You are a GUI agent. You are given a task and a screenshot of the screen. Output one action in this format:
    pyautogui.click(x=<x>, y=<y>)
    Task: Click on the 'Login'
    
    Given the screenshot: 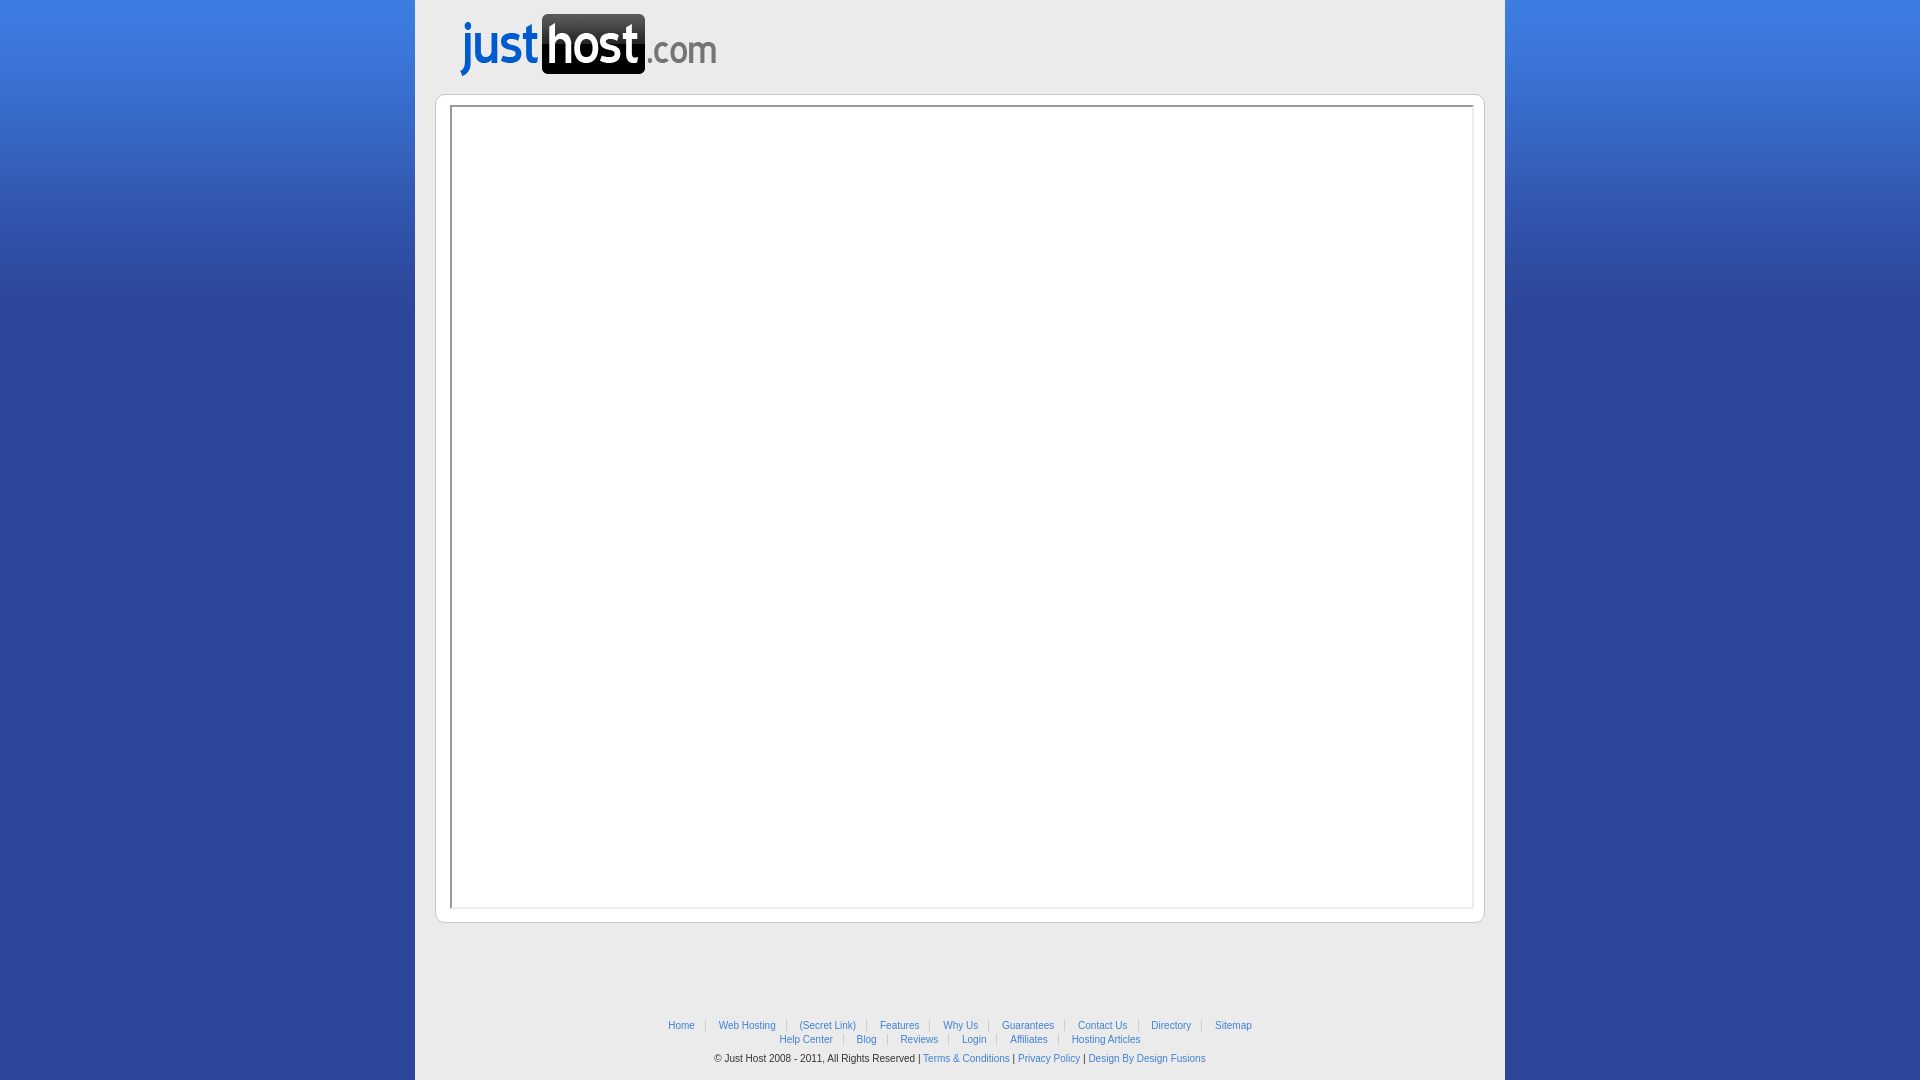 What is the action you would take?
    pyautogui.click(x=961, y=1038)
    